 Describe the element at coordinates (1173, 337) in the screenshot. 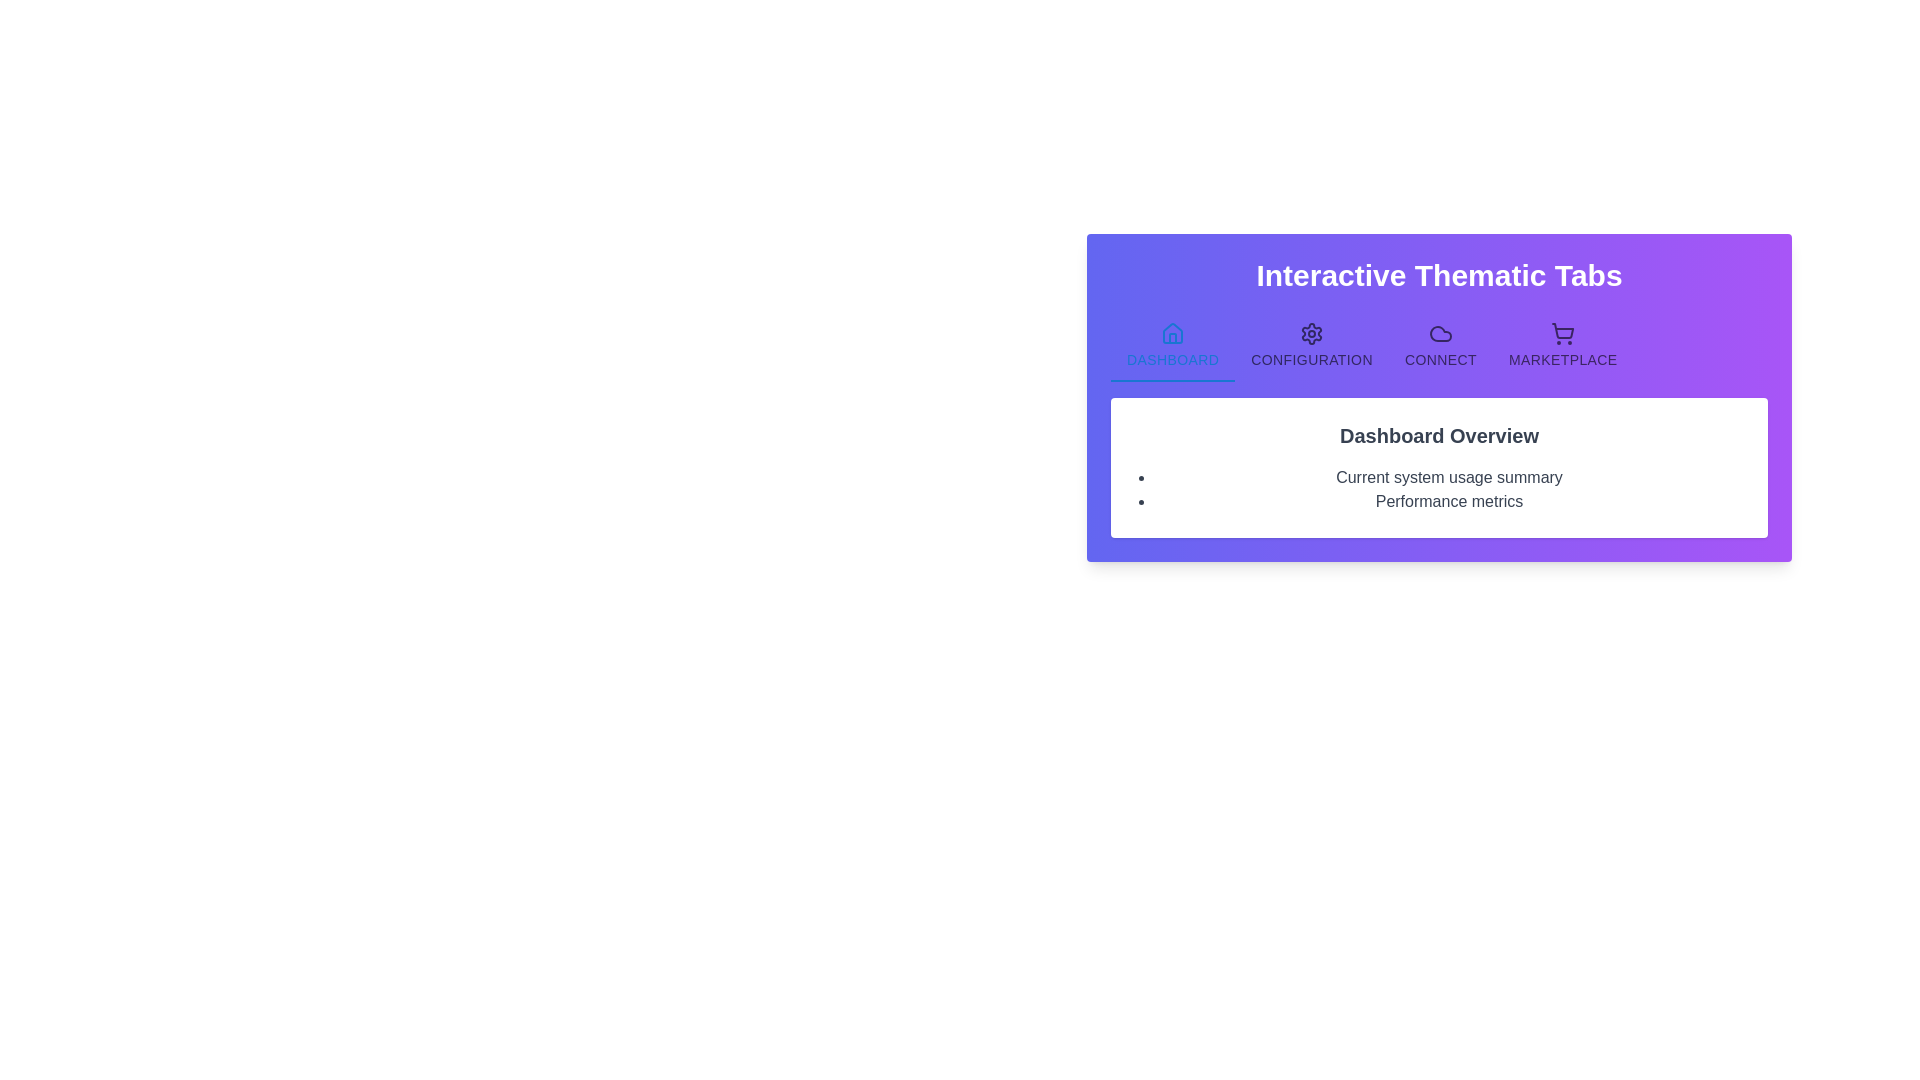

I see `the vertical segment of the house icon representing the door or wall, located in the DASHBOARD tab` at that location.